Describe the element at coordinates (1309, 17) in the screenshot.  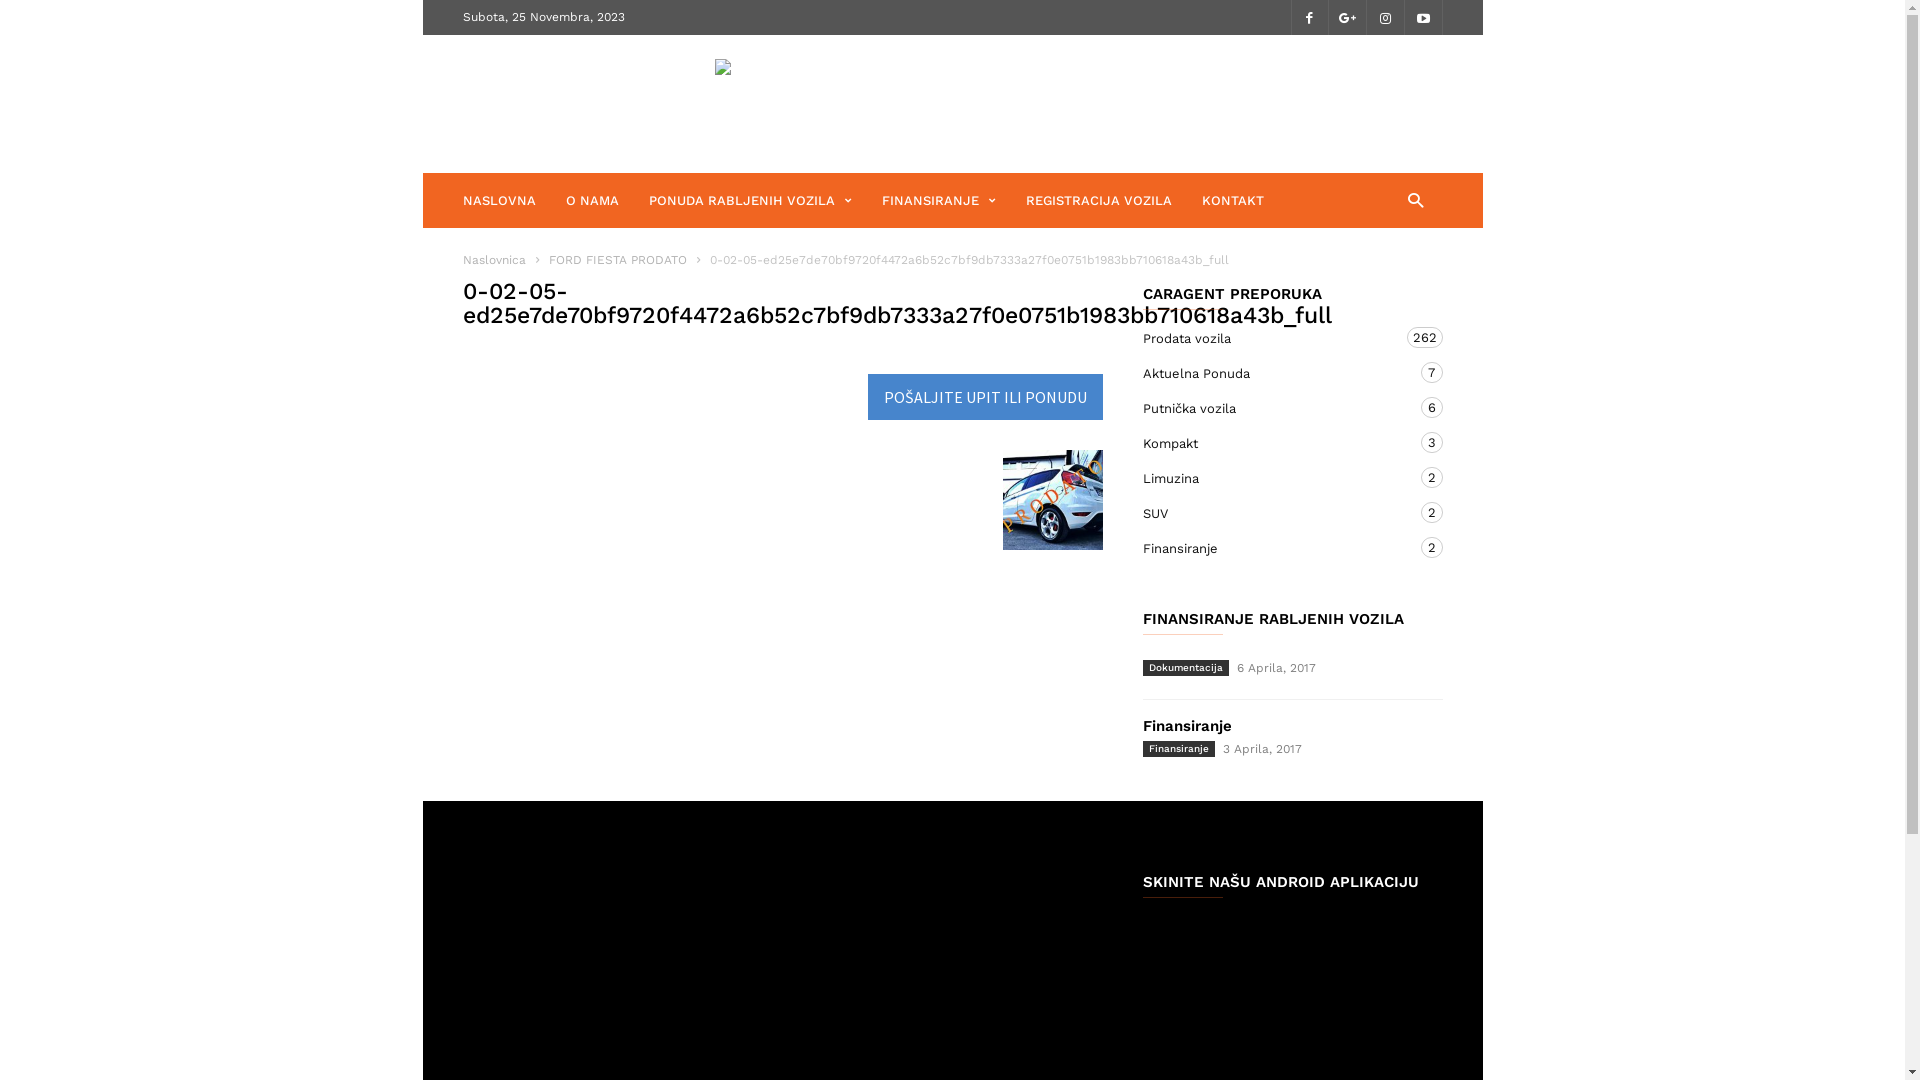
I see `'Facebook'` at that location.